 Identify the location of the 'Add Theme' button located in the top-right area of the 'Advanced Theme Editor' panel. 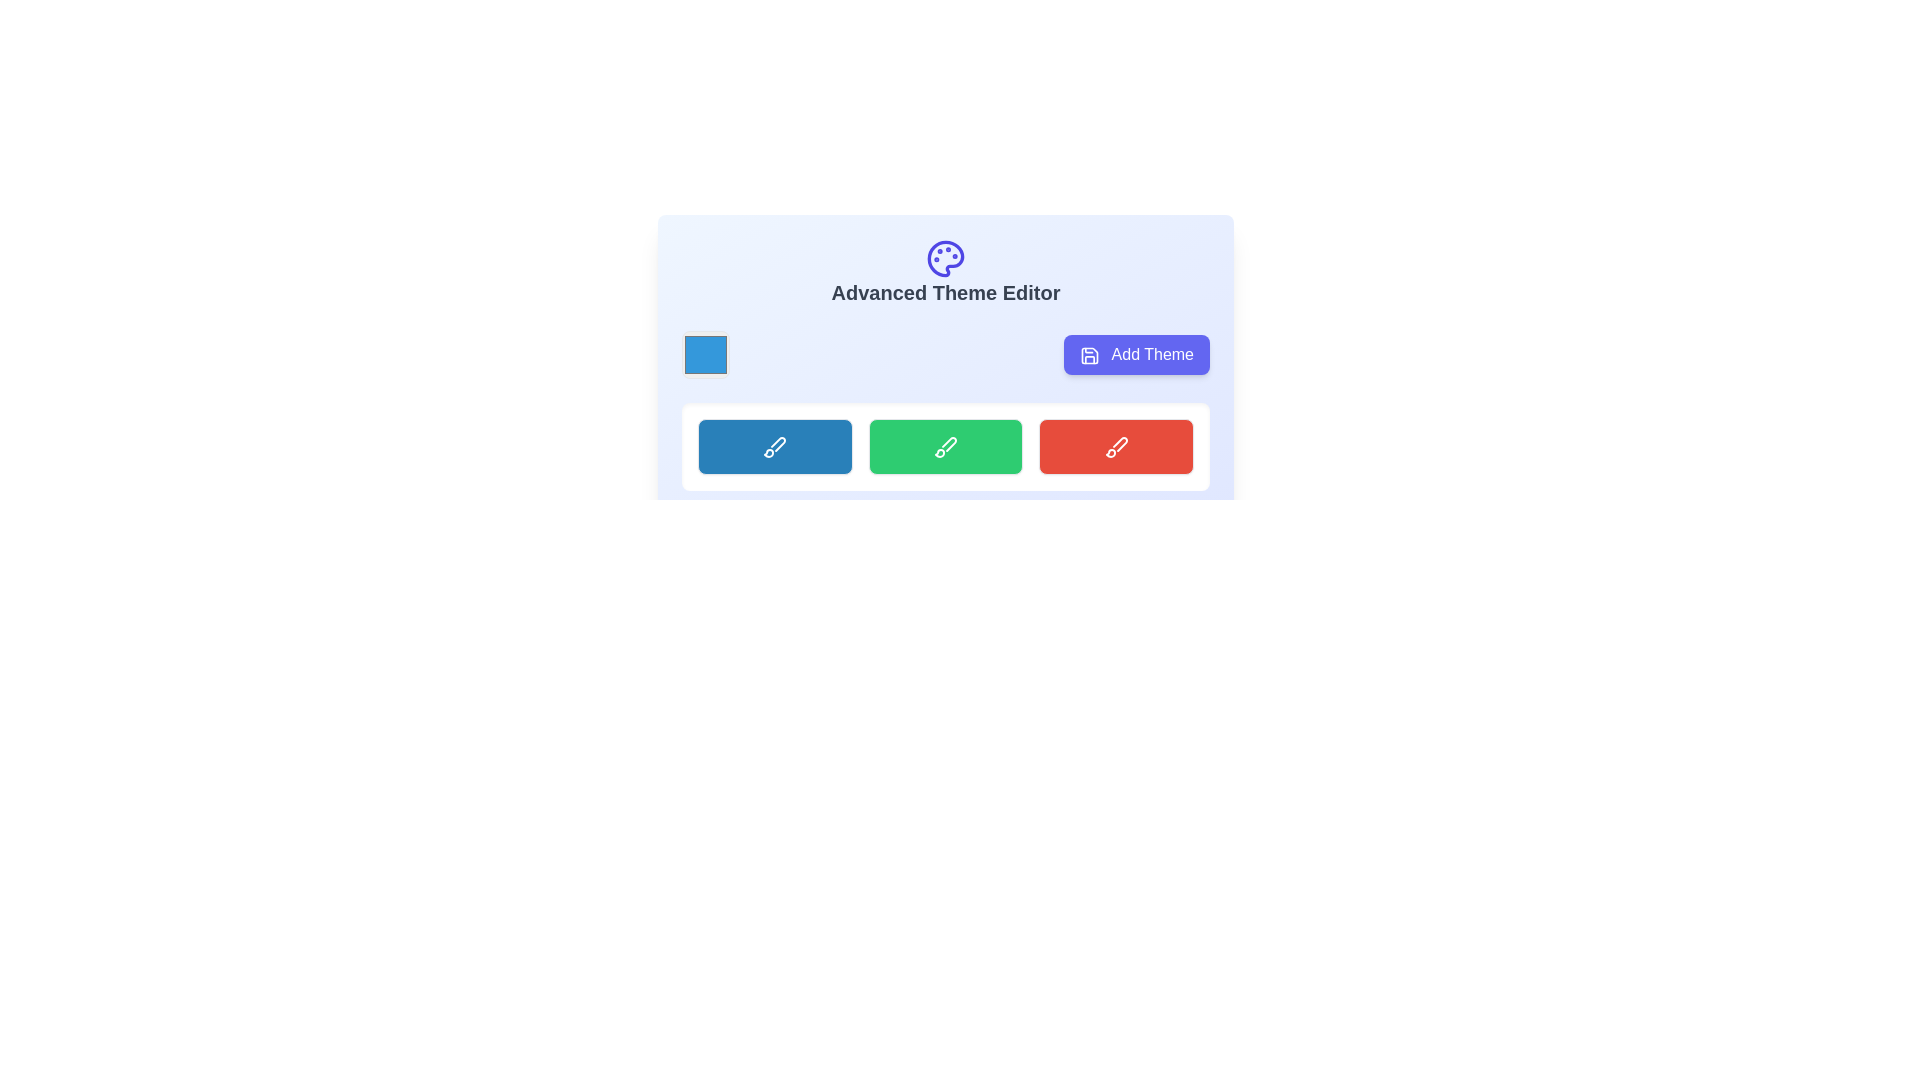
(1137, 353).